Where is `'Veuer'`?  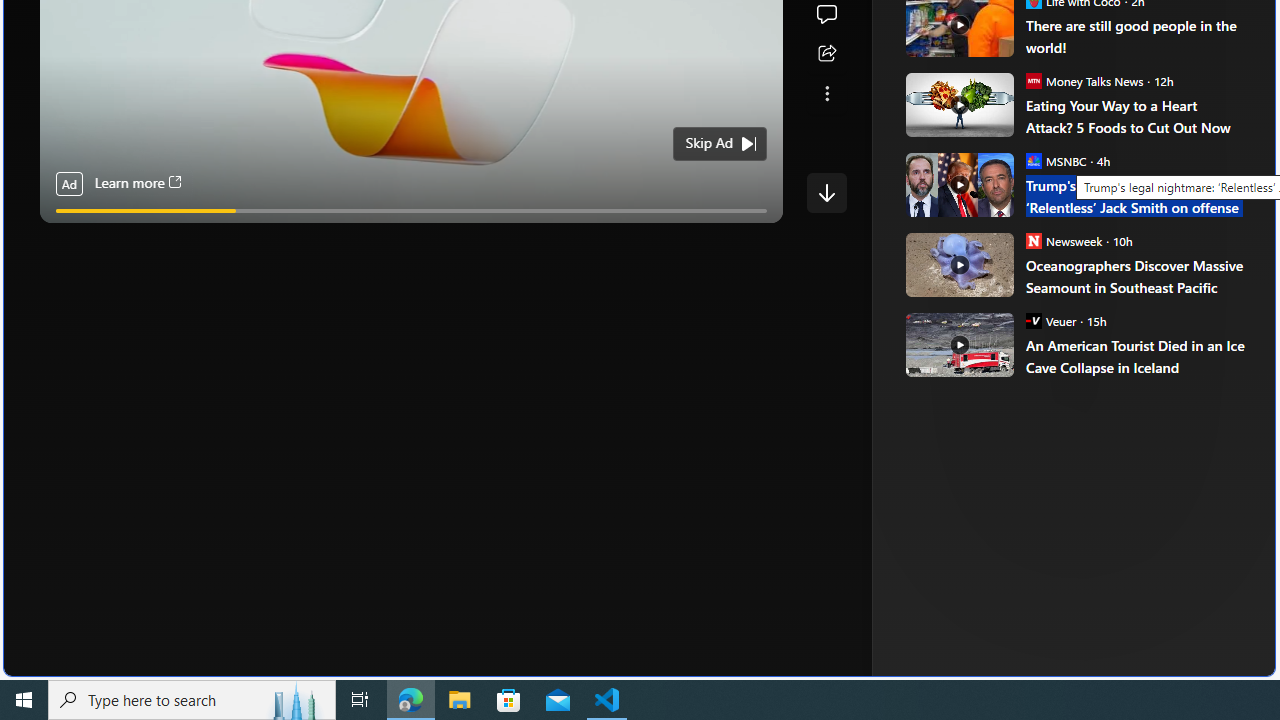
'Veuer' is located at coordinates (1033, 319).